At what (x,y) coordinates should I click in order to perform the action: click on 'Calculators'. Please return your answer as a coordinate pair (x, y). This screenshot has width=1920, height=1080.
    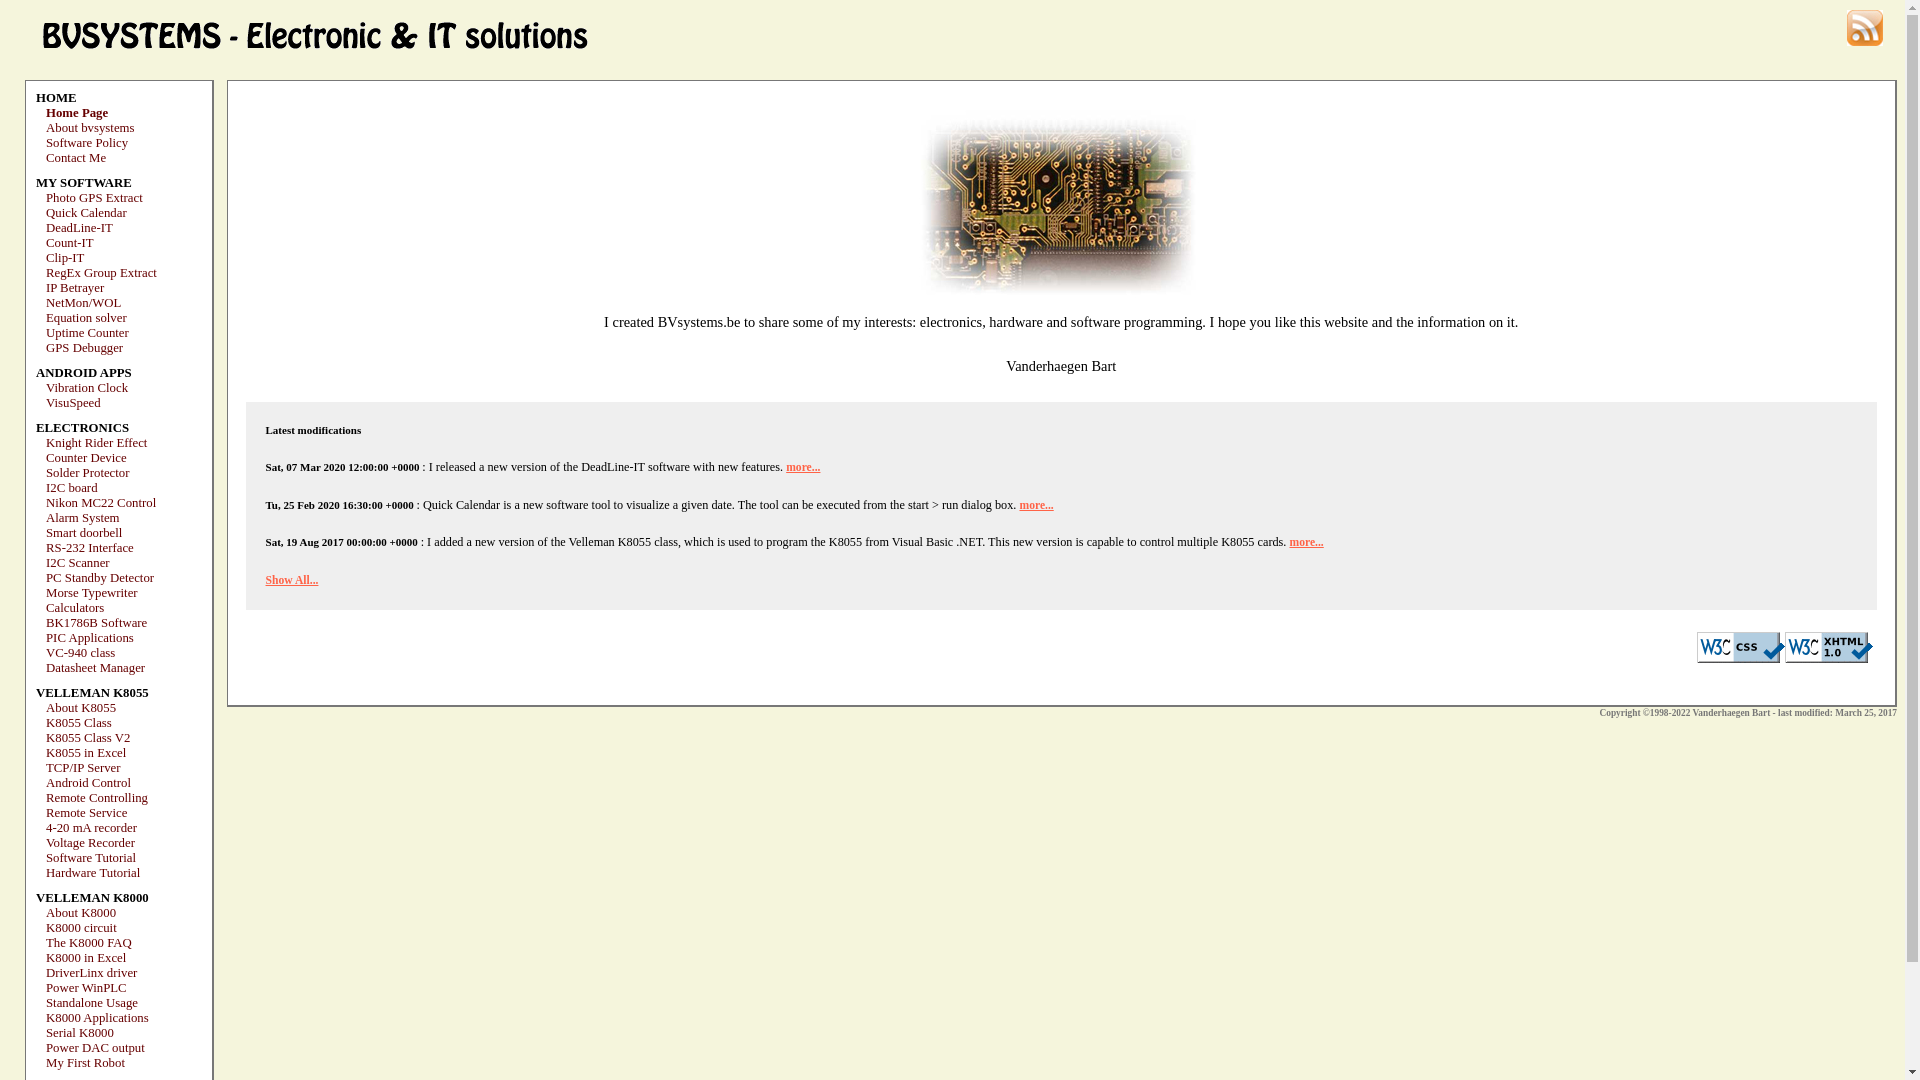
    Looking at the image, I should click on (75, 607).